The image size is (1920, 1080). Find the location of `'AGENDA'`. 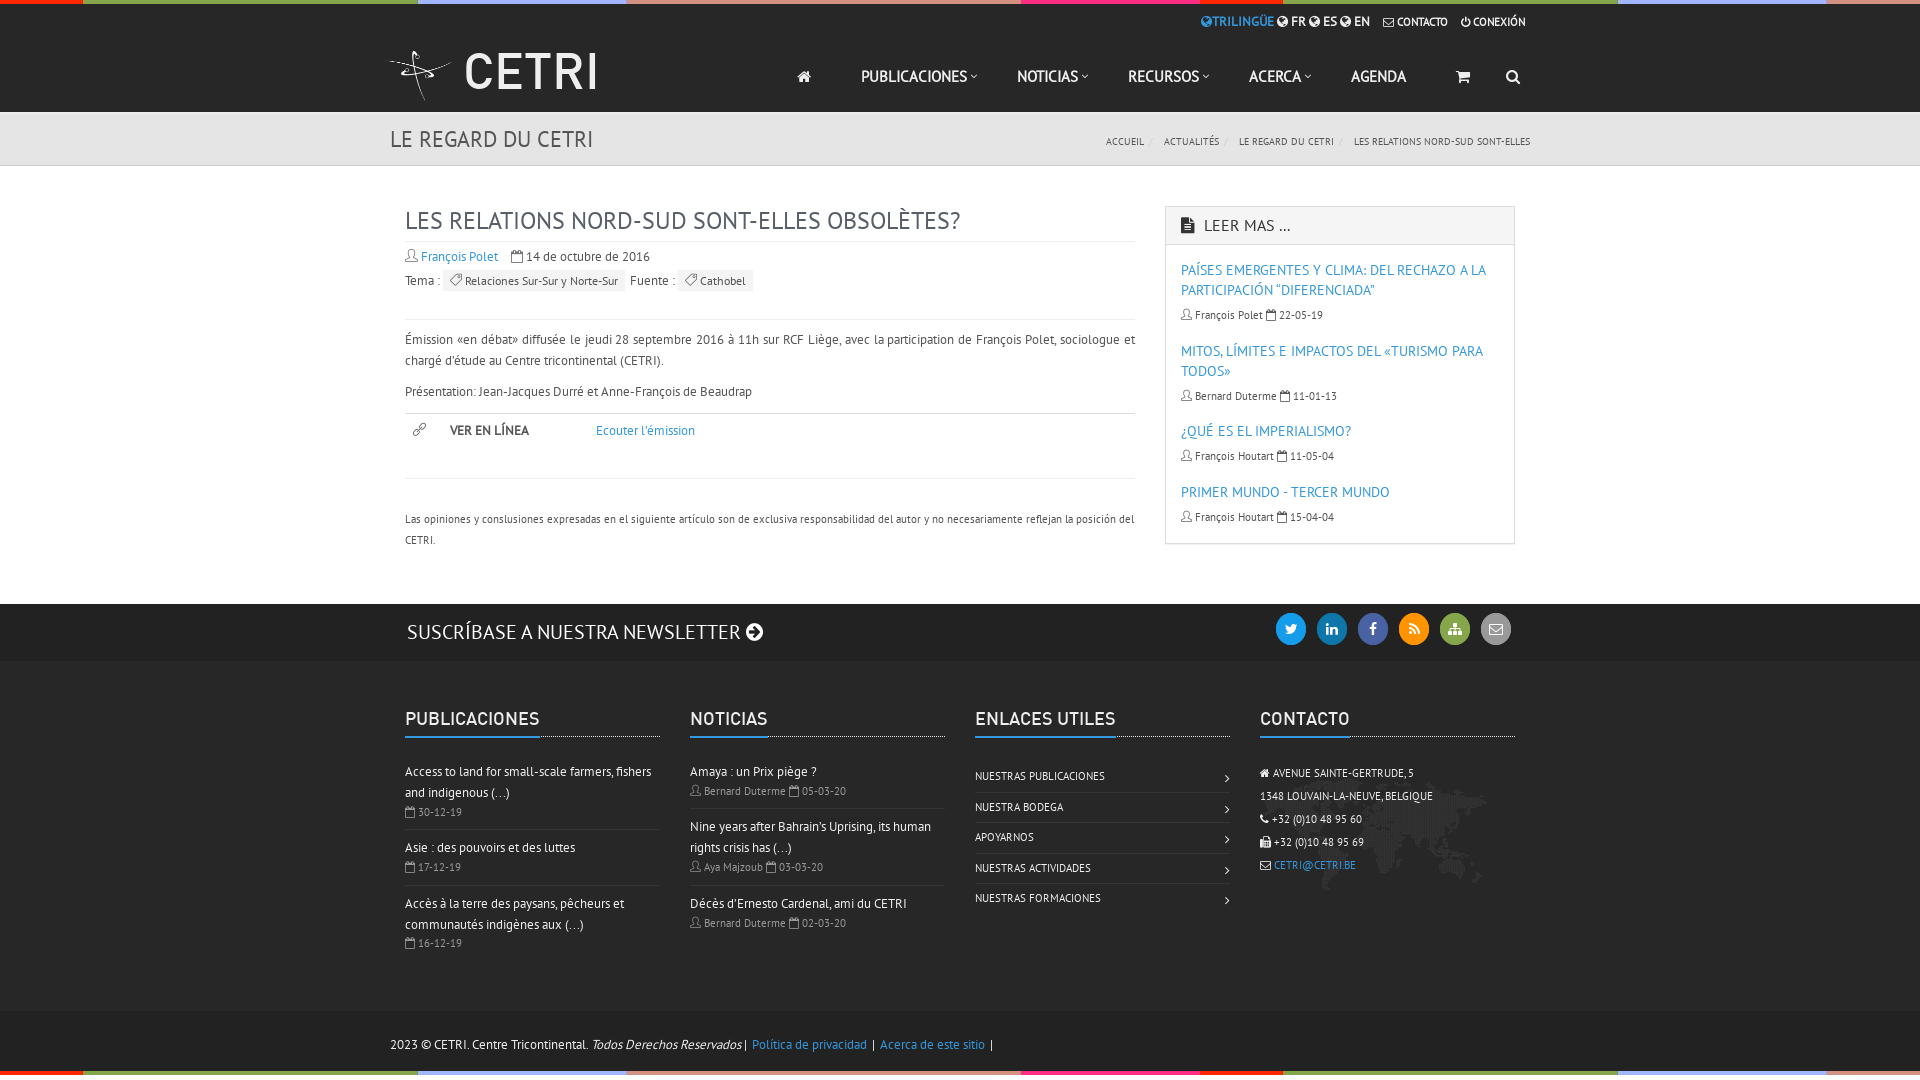

'AGENDA' is located at coordinates (1325, 84).